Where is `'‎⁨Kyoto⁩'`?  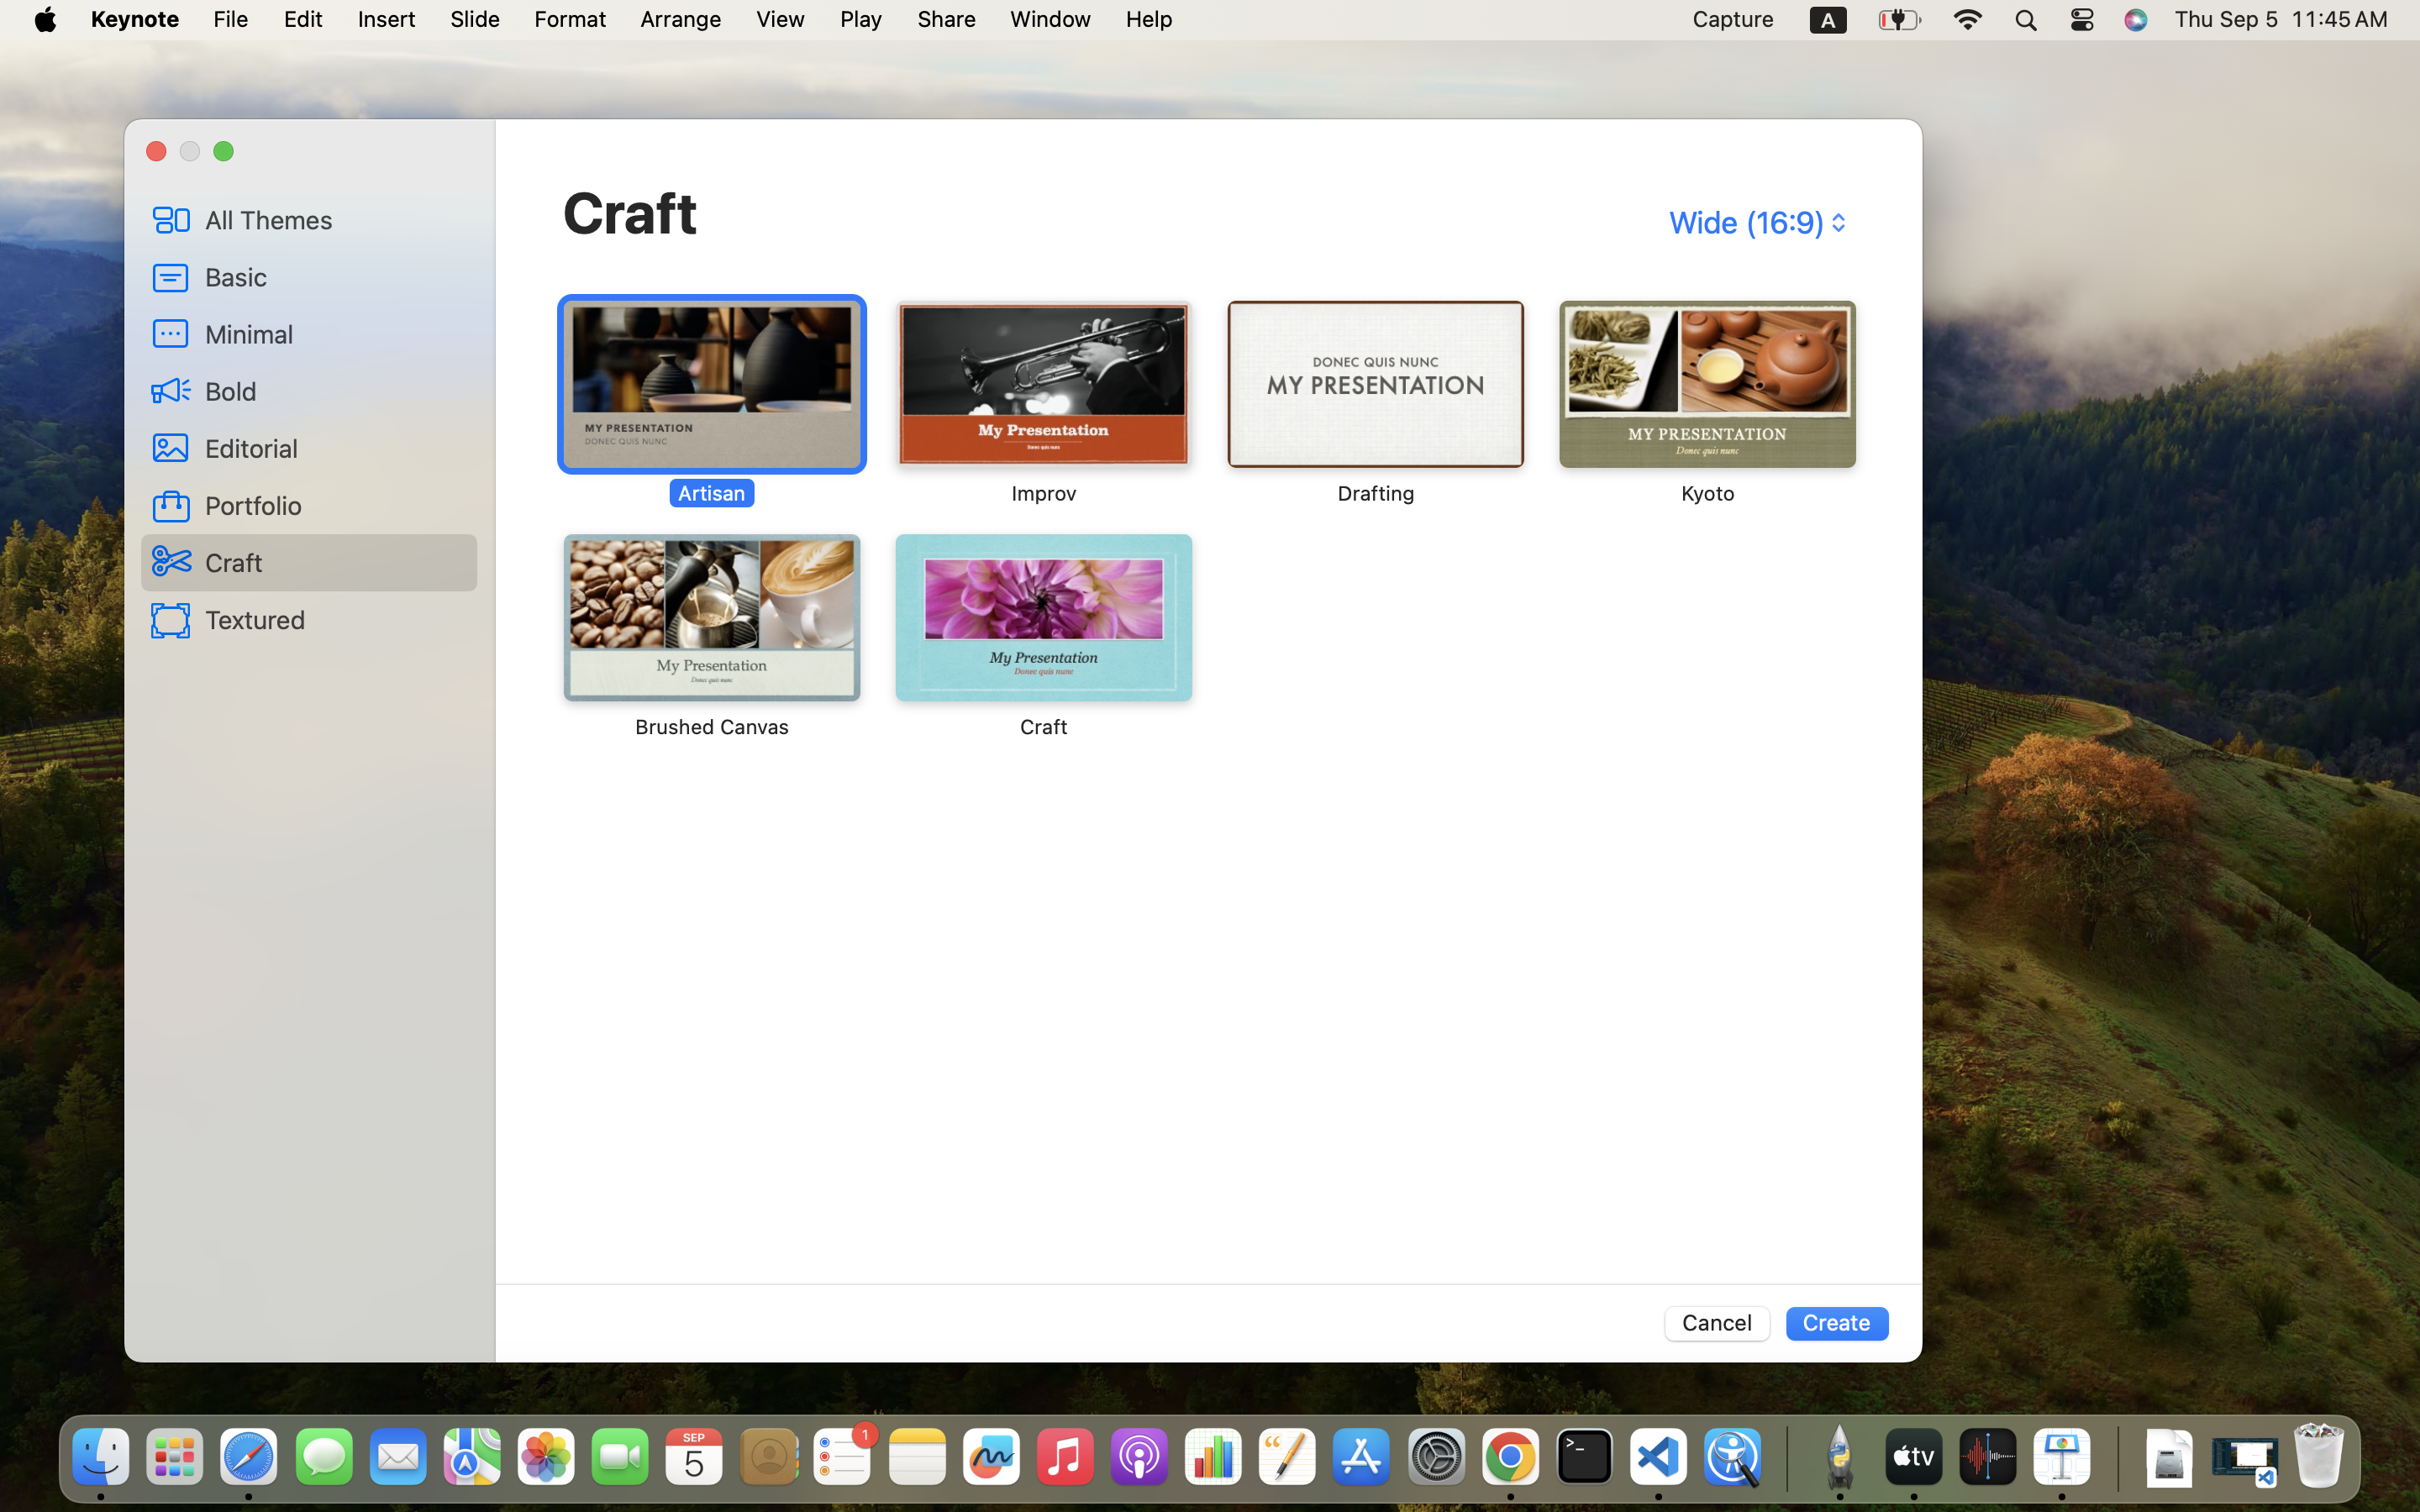
'‎⁨Kyoto⁩' is located at coordinates (1705, 403).